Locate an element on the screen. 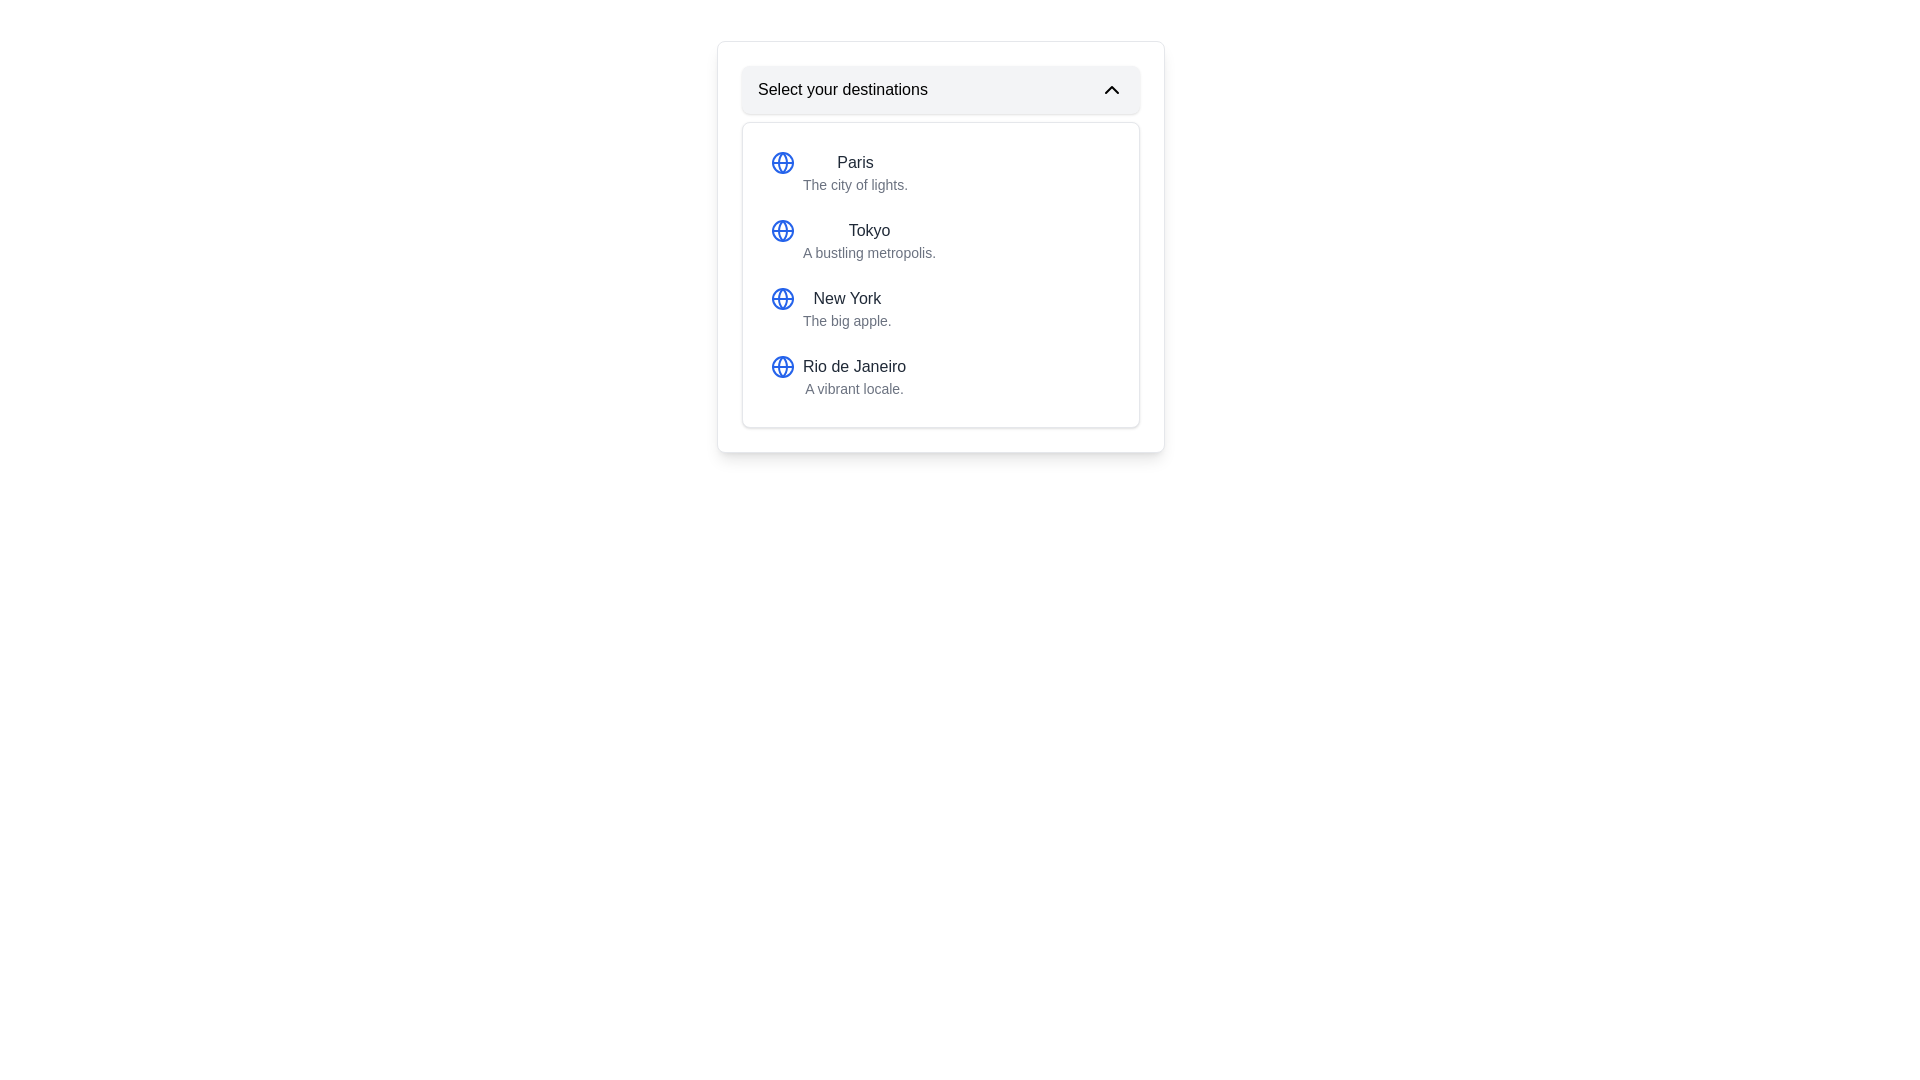  the text label reading 'A vibrant locale.' which is styled with a smaller font size and a lighter gray color, located below the bolded 'Rio de Janeiro' text in the dropdown list is located at coordinates (854, 389).